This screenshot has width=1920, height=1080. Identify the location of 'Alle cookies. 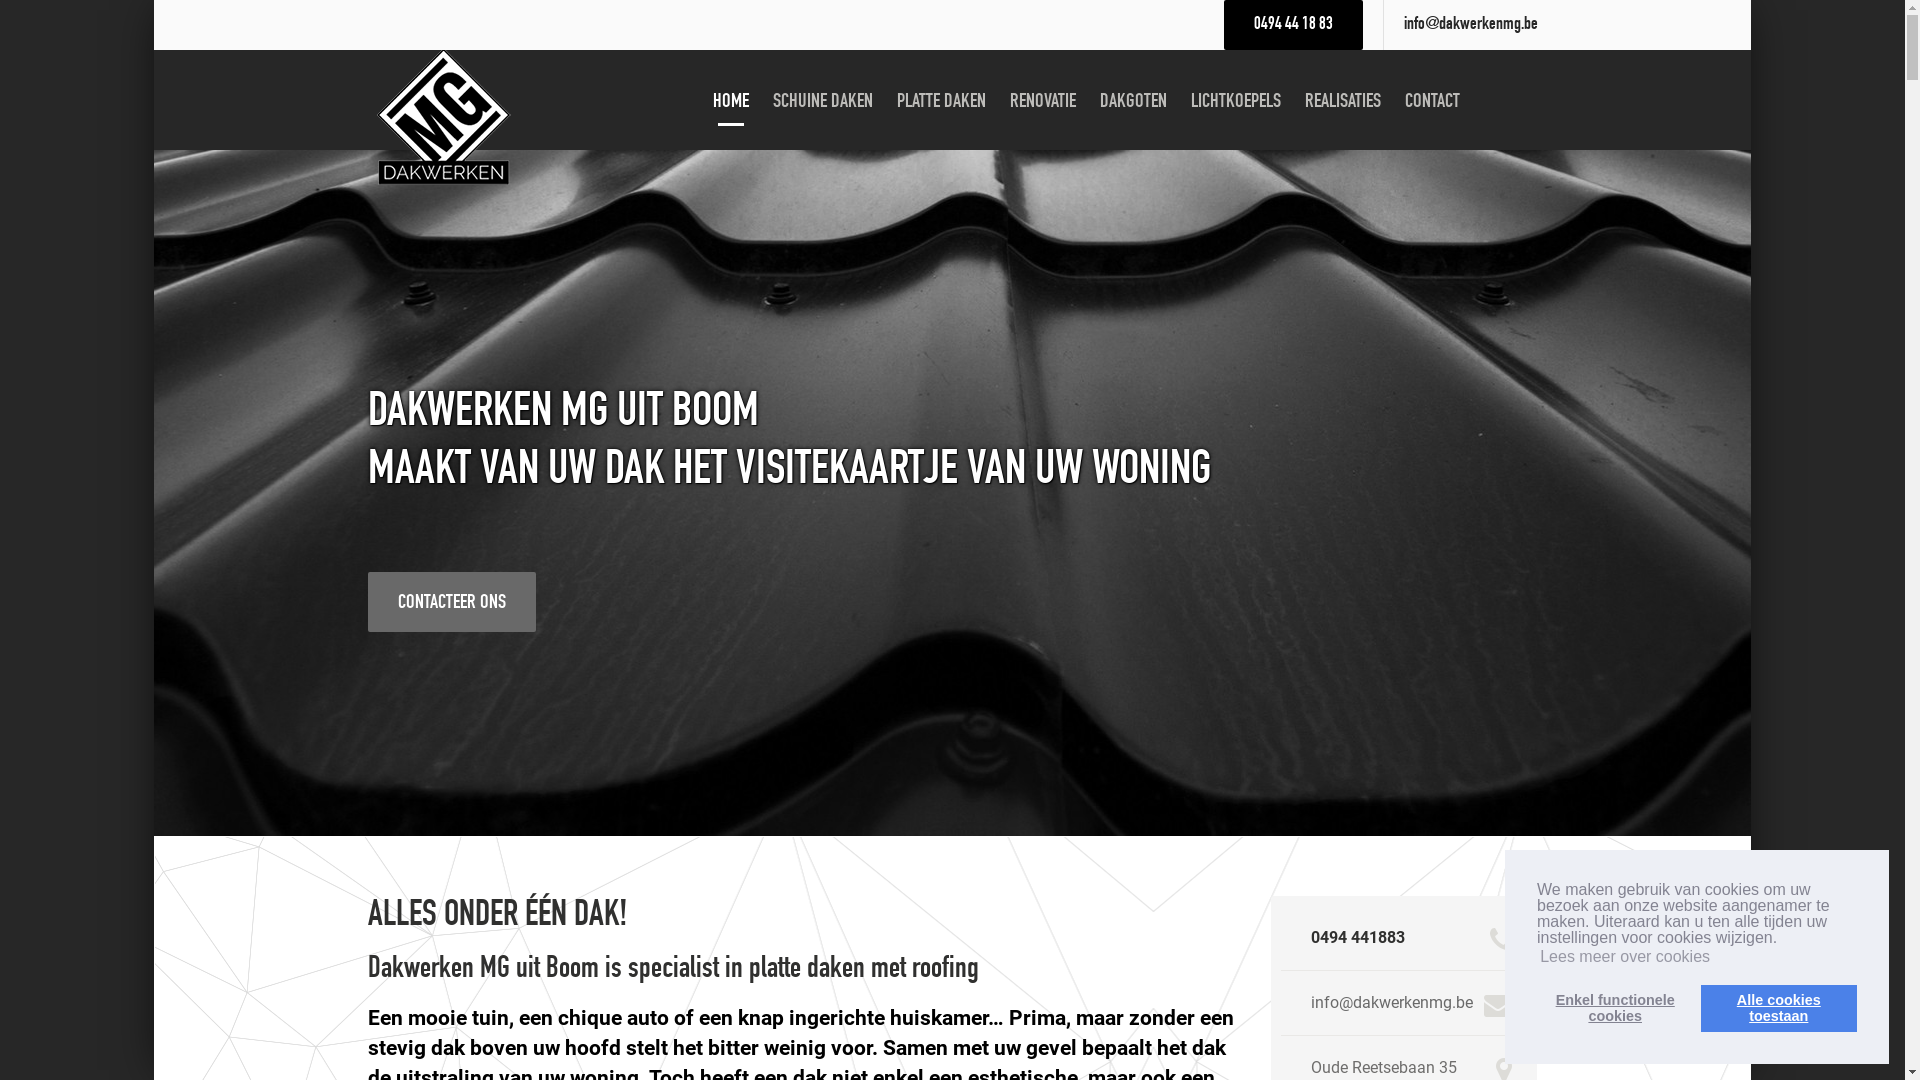
(1779, 1007).